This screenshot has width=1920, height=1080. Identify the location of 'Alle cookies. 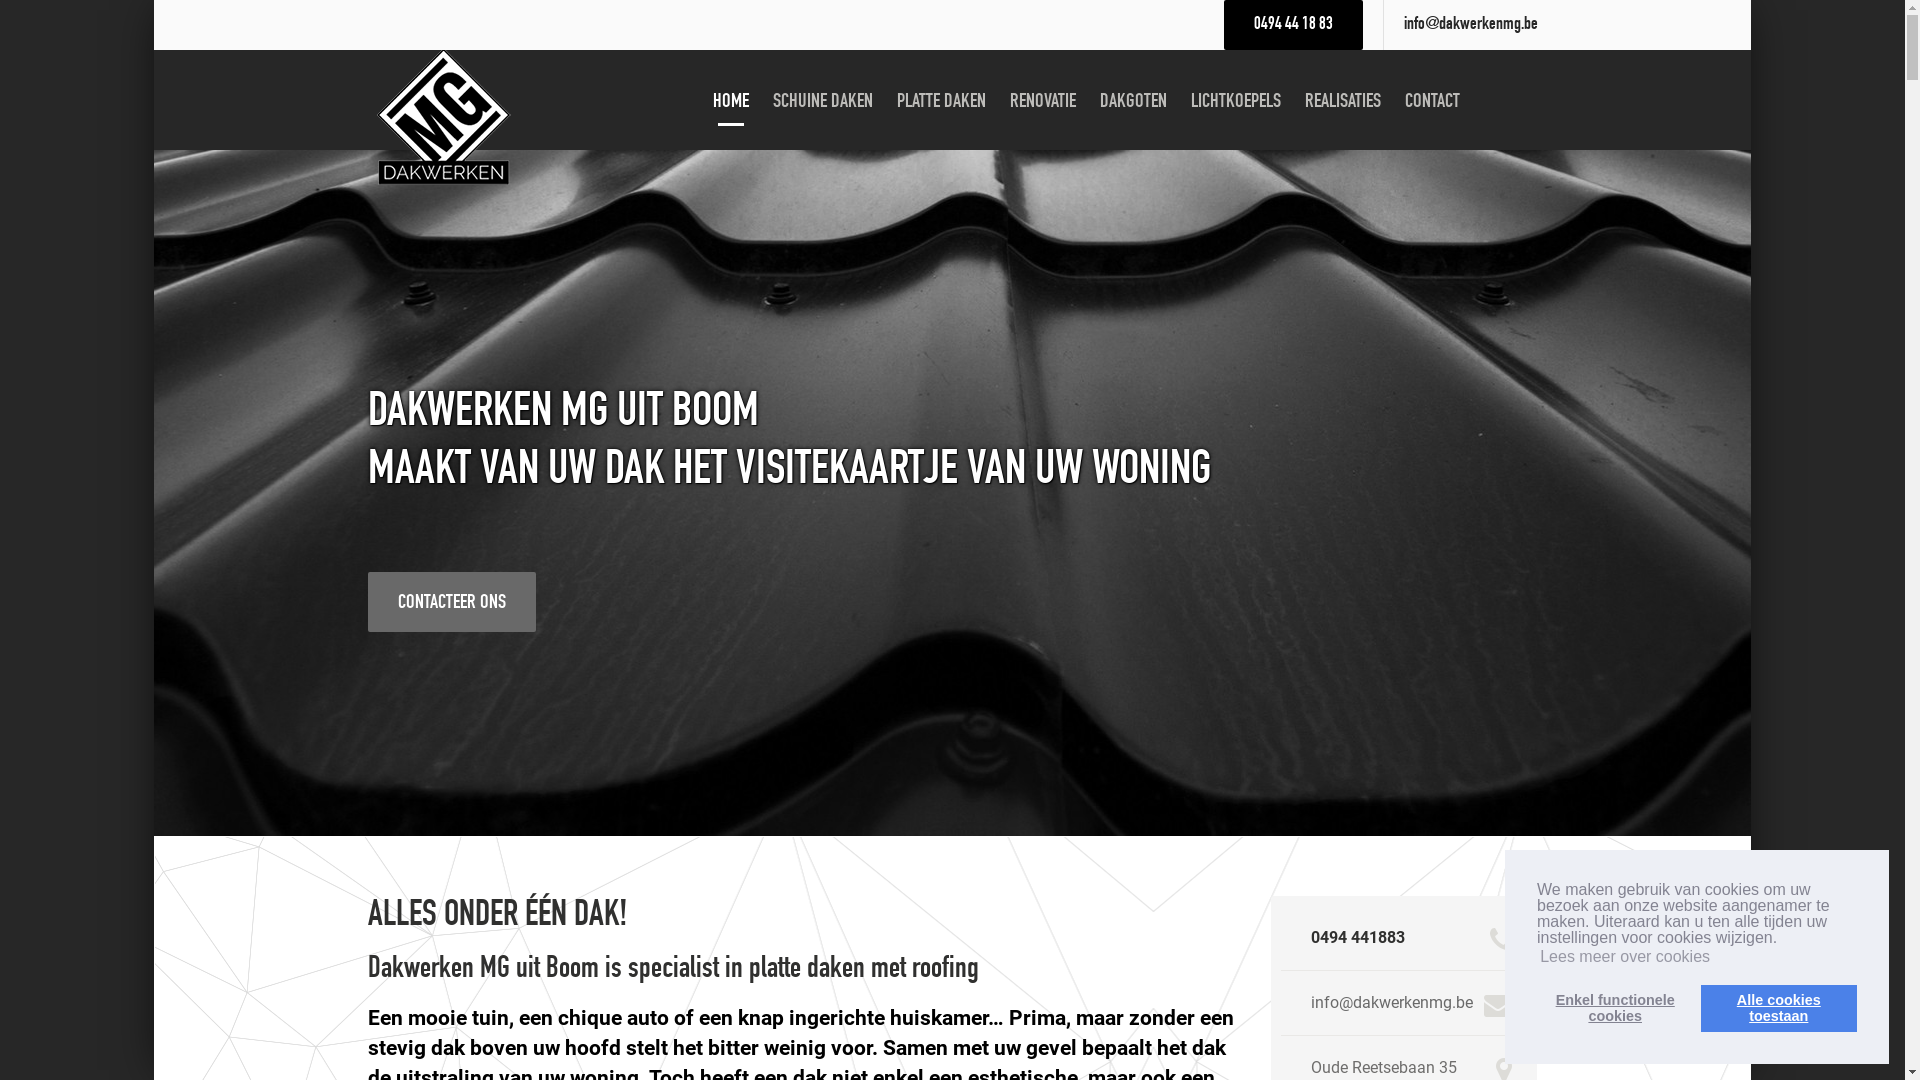
(1779, 1007).